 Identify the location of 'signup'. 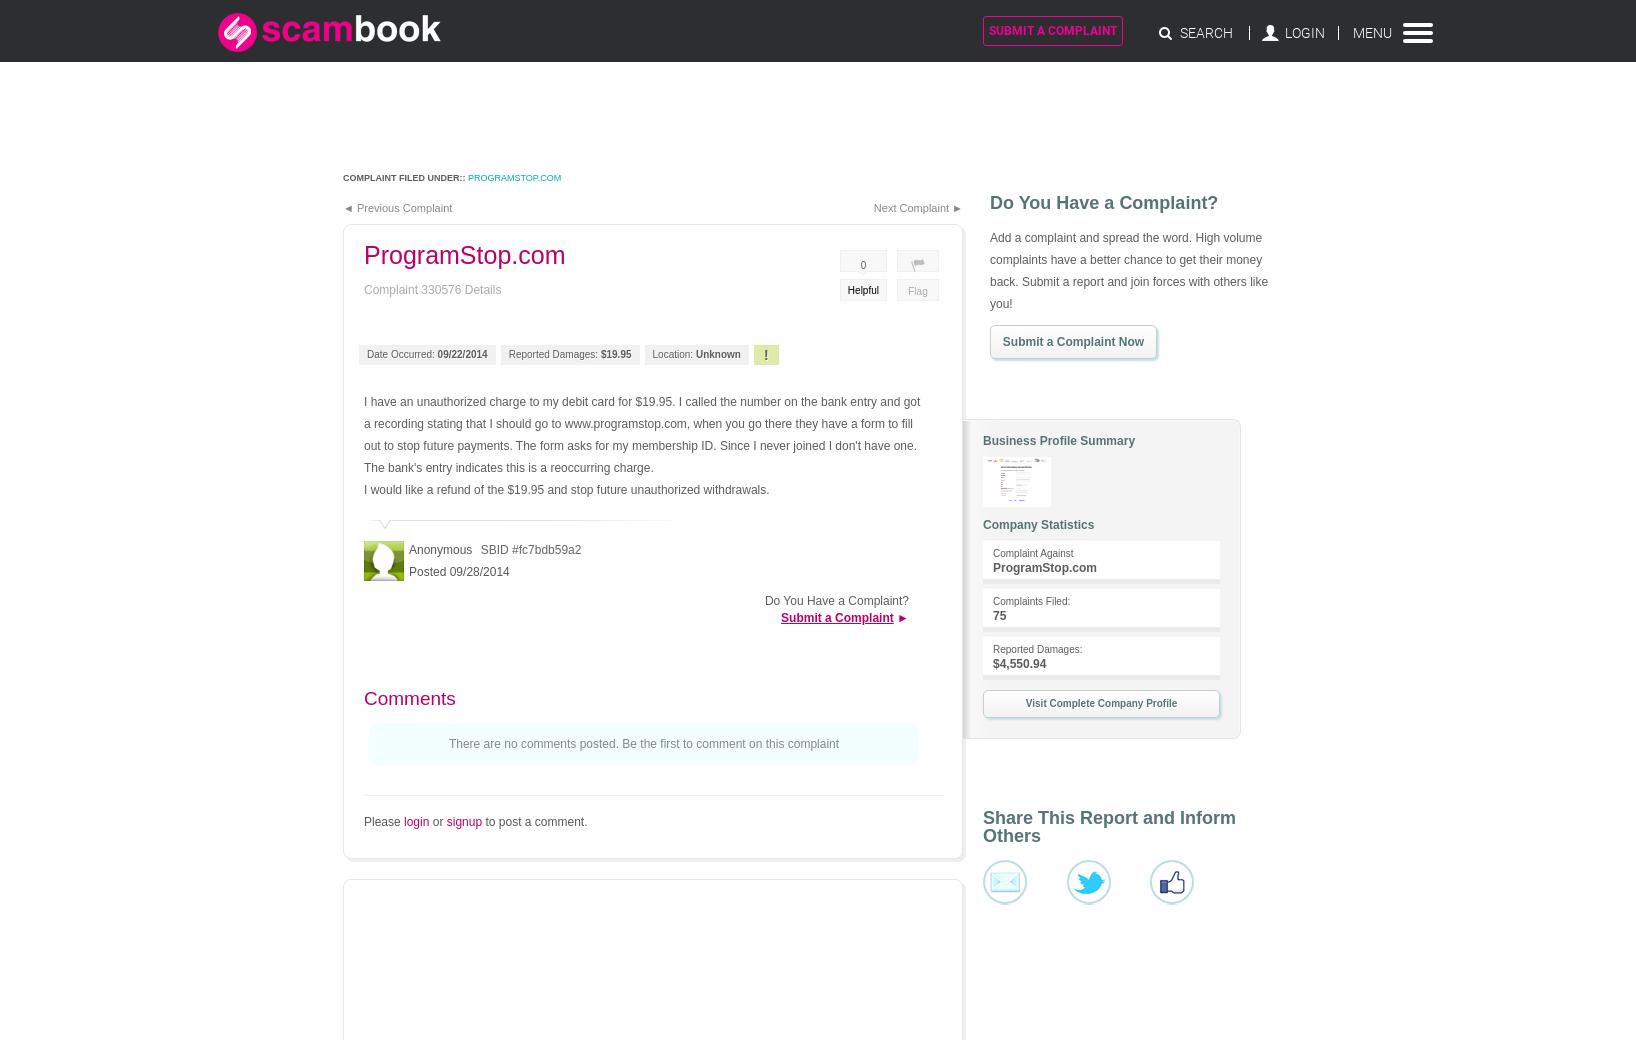
(462, 821).